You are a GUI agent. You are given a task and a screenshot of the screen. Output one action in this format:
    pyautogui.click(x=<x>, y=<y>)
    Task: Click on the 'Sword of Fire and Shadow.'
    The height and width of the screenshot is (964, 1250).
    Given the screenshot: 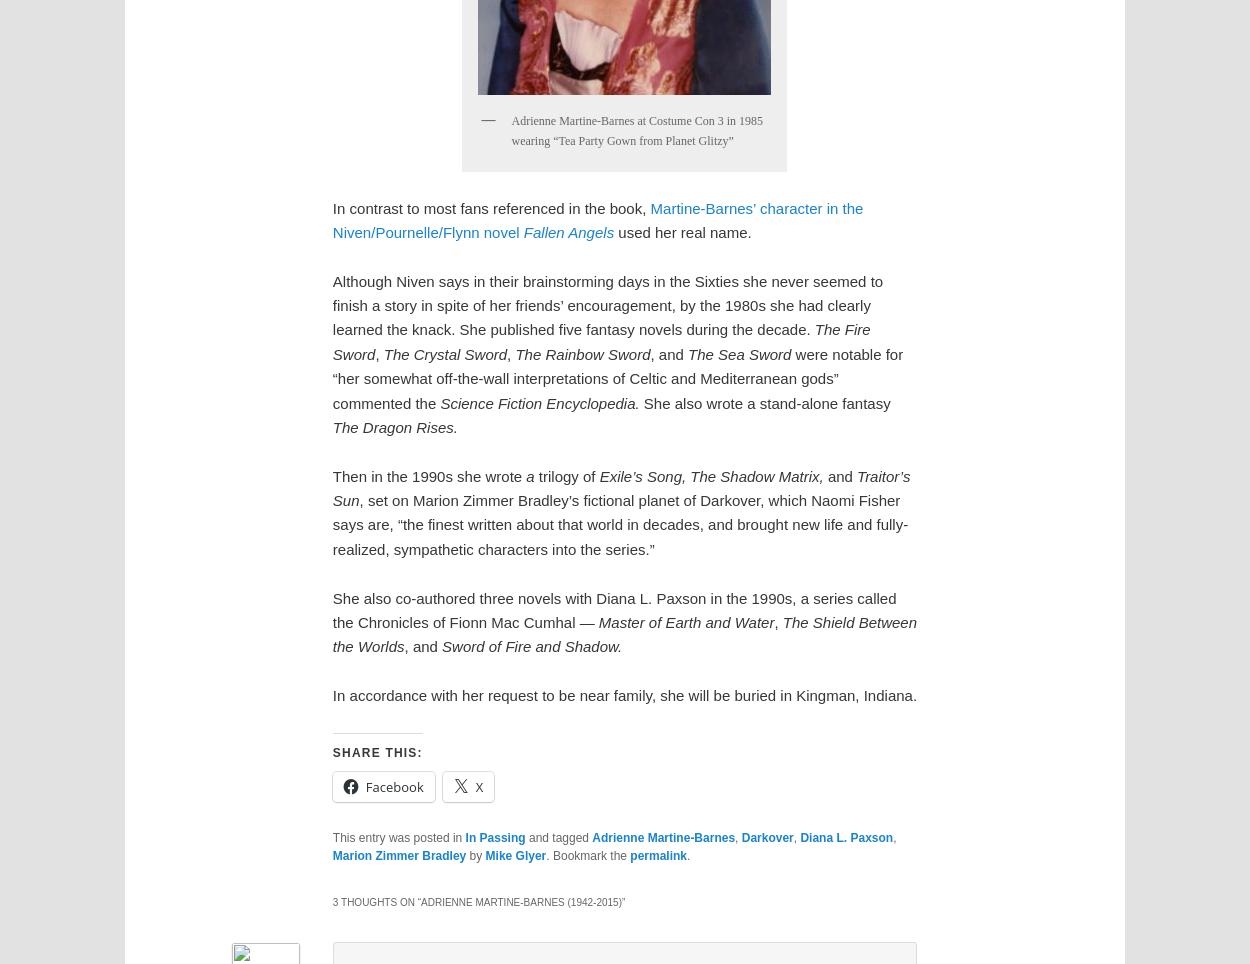 What is the action you would take?
    pyautogui.click(x=532, y=645)
    